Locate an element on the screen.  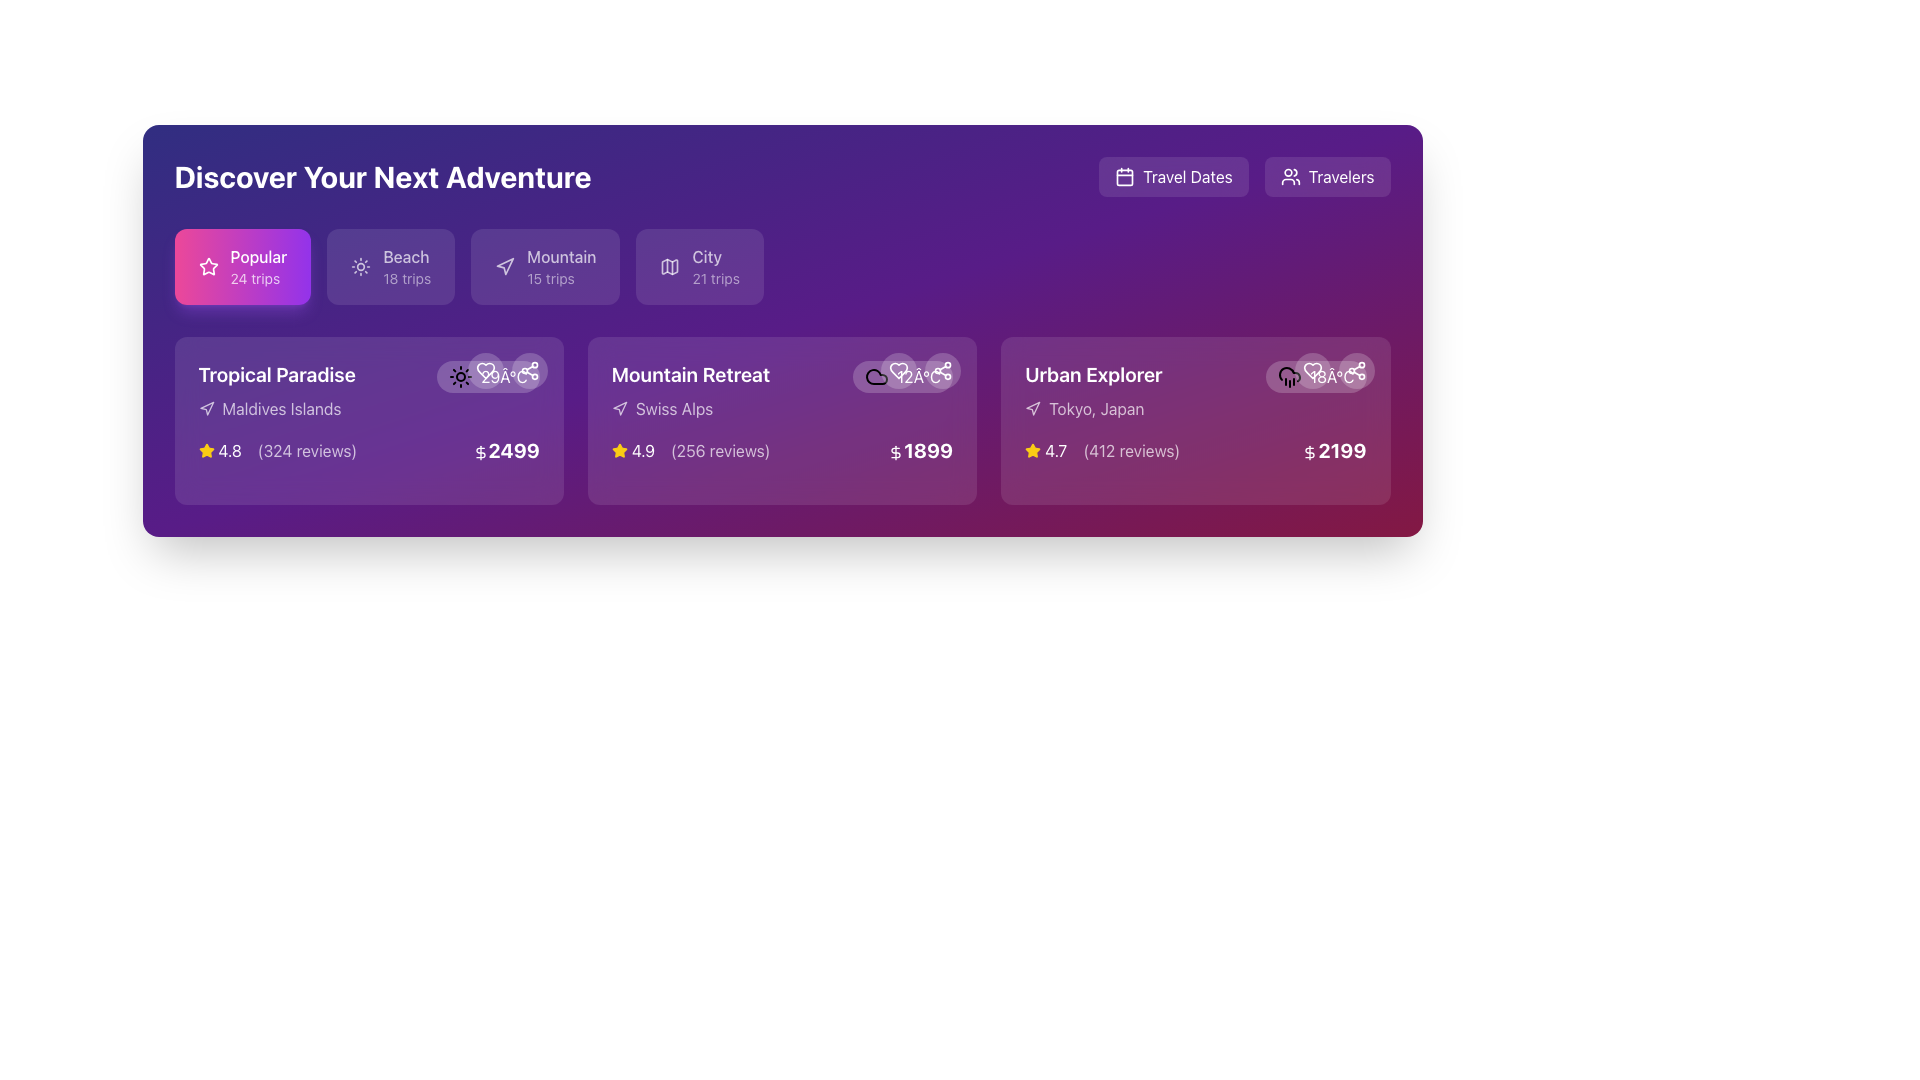
the static representation of the dollar symbol icon located to the left of the price text '2199' in the bottom-right card of the interface is located at coordinates (1310, 452).